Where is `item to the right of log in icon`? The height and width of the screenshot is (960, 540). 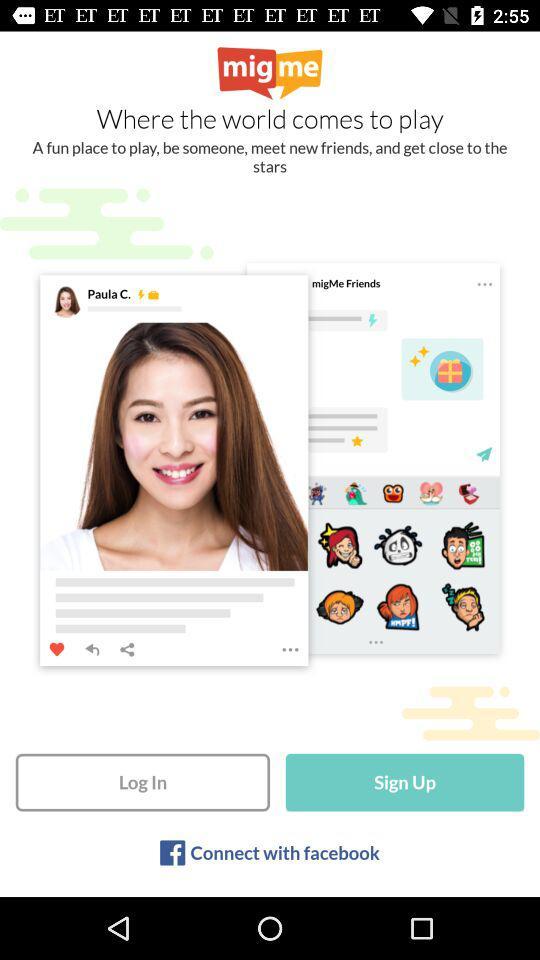 item to the right of log in icon is located at coordinates (405, 782).